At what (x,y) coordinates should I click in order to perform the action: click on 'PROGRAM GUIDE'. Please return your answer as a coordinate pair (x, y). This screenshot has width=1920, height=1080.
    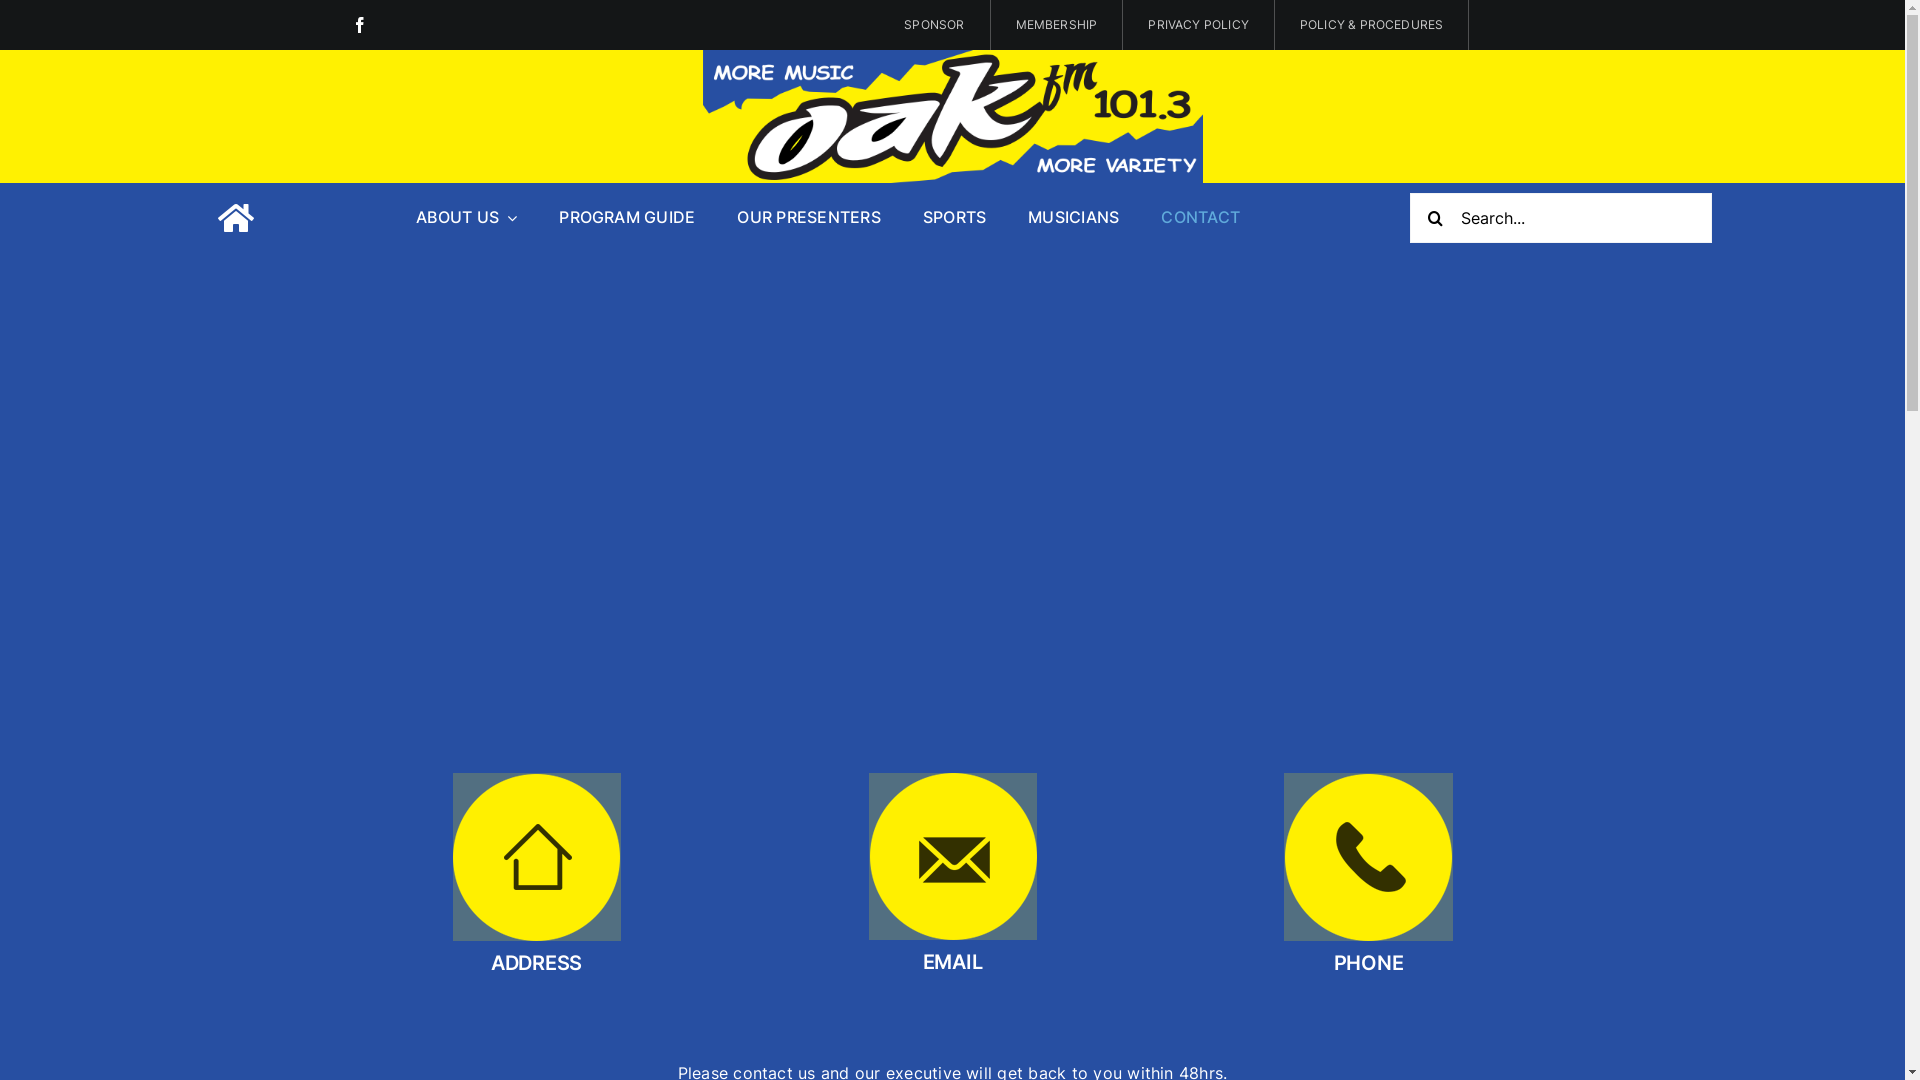
    Looking at the image, I should click on (626, 218).